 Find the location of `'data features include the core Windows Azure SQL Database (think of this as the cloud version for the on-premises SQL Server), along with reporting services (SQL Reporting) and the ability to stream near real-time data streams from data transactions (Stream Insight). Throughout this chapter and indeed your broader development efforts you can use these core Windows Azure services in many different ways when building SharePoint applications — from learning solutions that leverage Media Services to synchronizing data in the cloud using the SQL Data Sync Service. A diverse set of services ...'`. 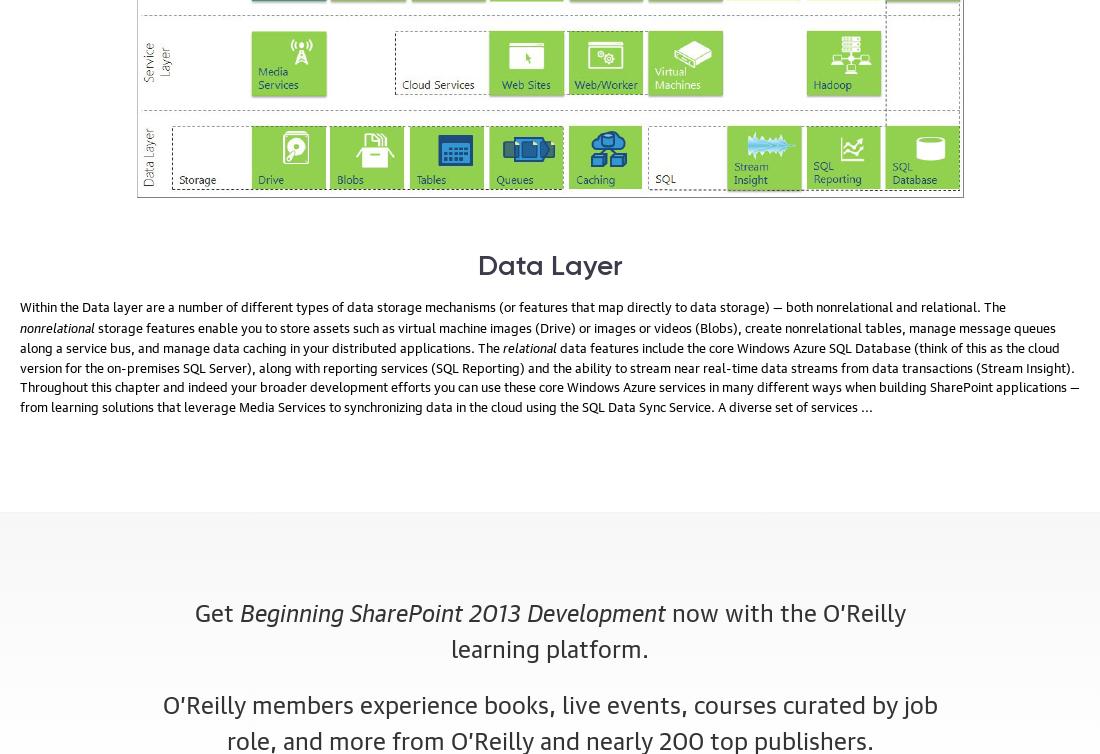

'data features include the core Windows Azure SQL Database (think of this as the cloud version for the on-premises SQL Server), along with reporting services (SQL Reporting) and the ability to stream near real-time data streams from data transactions (Stream Insight). Throughout this chapter and indeed your broader development efforts you can use these core Windows Azure services in many different ways when building SharePoint applications — from learning solutions that leverage Media Services to synchronizing data in the cloud using the SQL Data Sync Service. A diverse set of services ...' is located at coordinates (550, 375).